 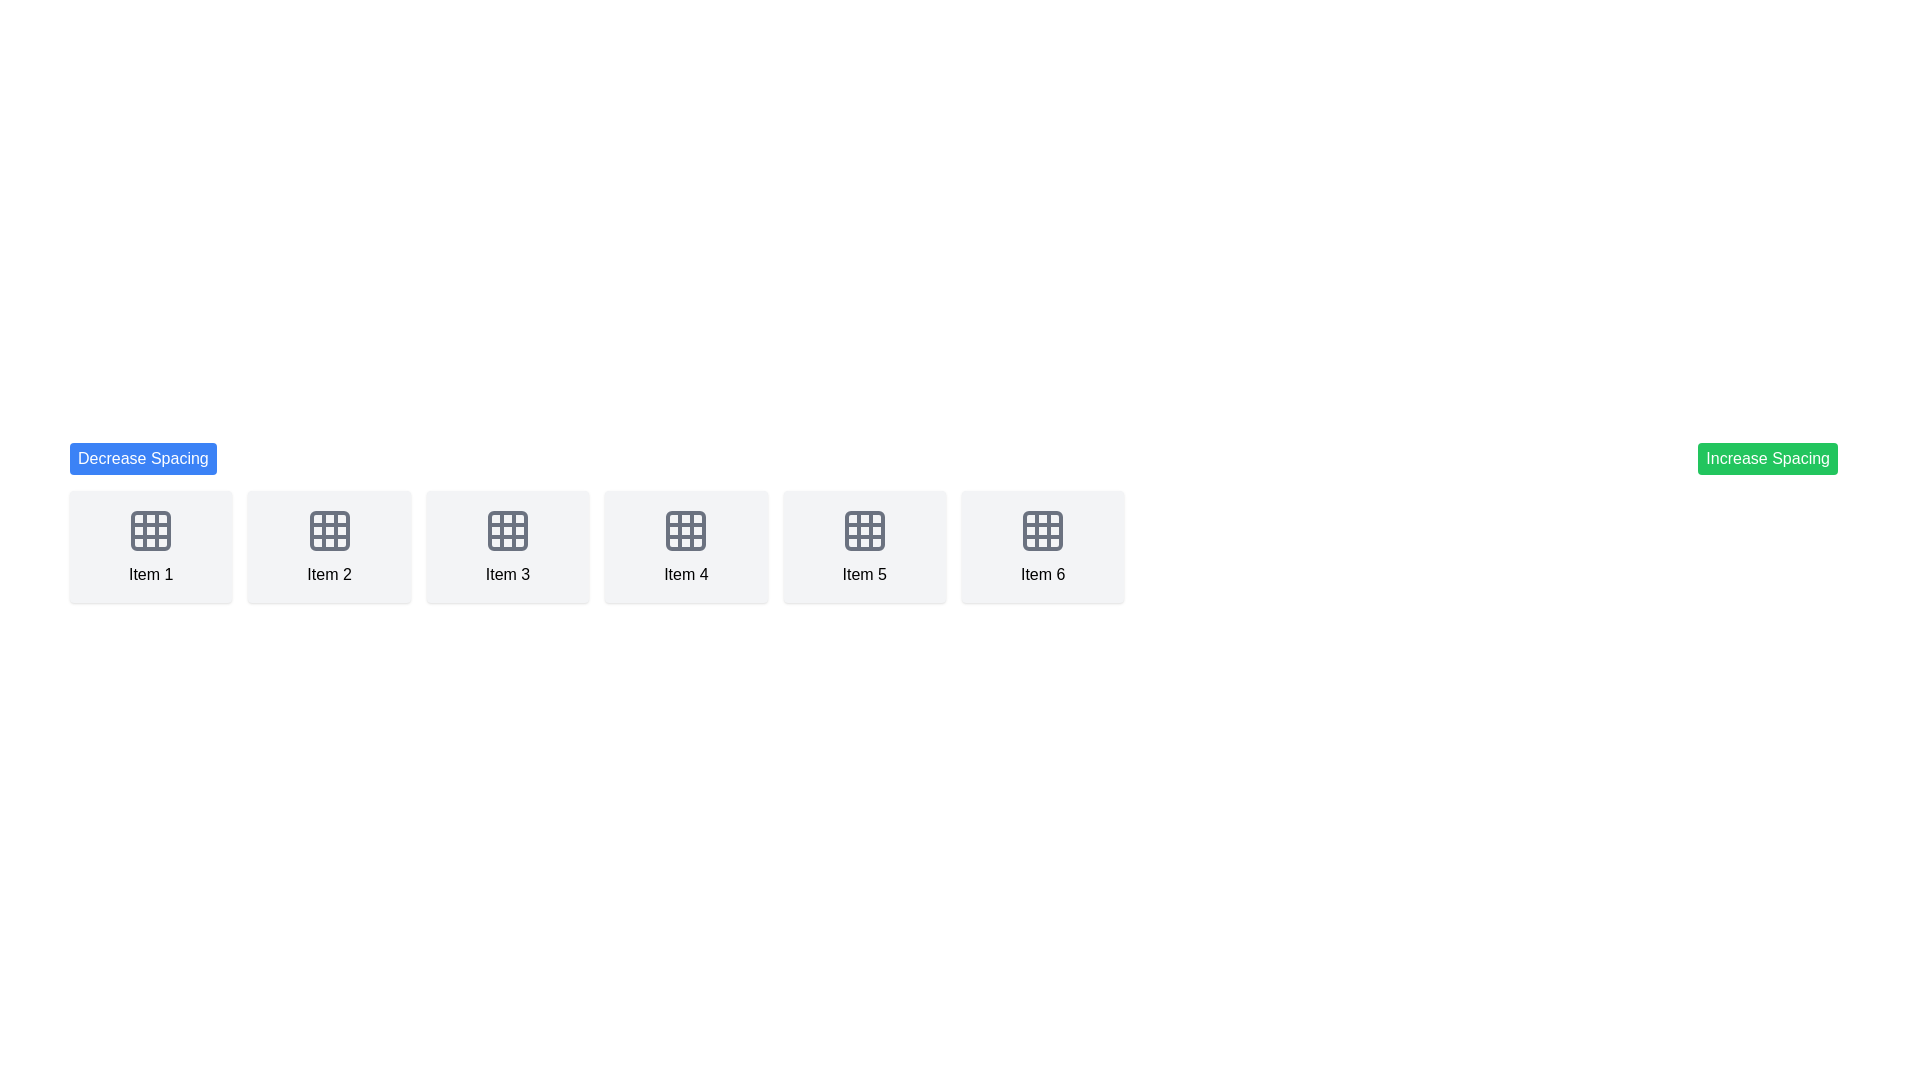 What do you see at coordinates (1042, 530) in the screenshot?
I see `the grid icon with nine cells arranged in a 3x3 layout, located within the box labeled 'Item 6', which has a gray background and rounded corners` at bounding box center [1042, 530].